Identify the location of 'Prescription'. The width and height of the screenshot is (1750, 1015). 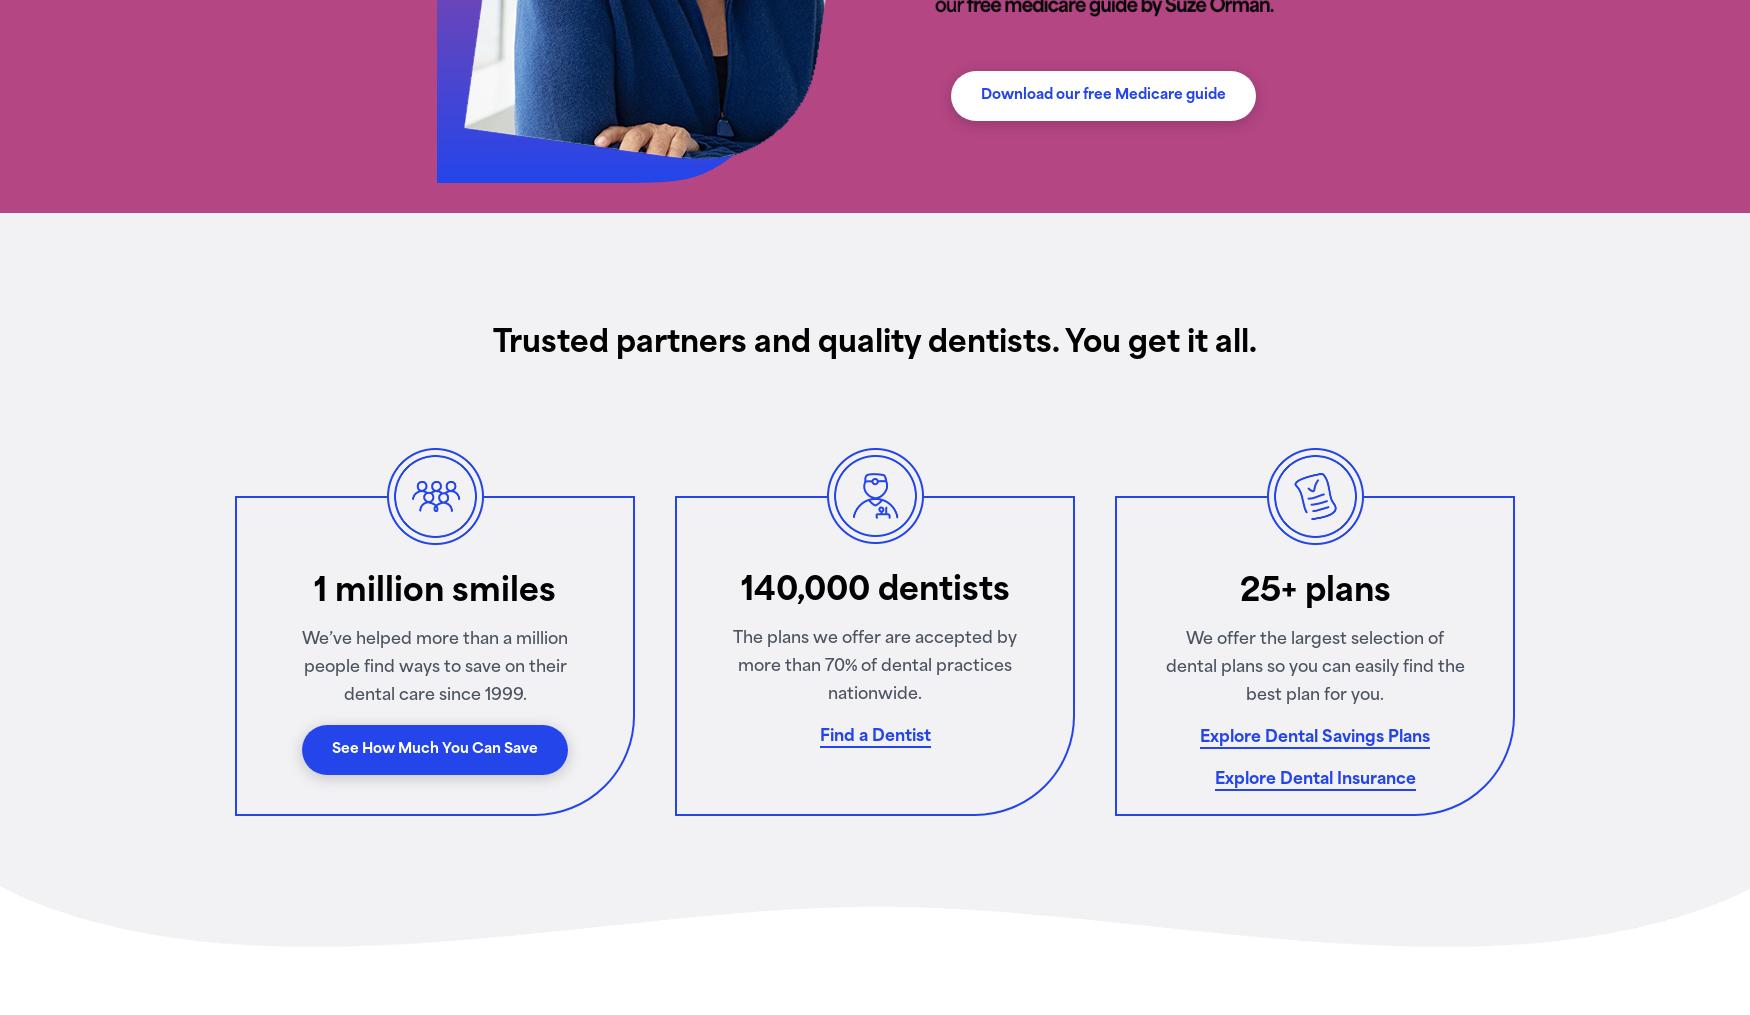
(570, 469).